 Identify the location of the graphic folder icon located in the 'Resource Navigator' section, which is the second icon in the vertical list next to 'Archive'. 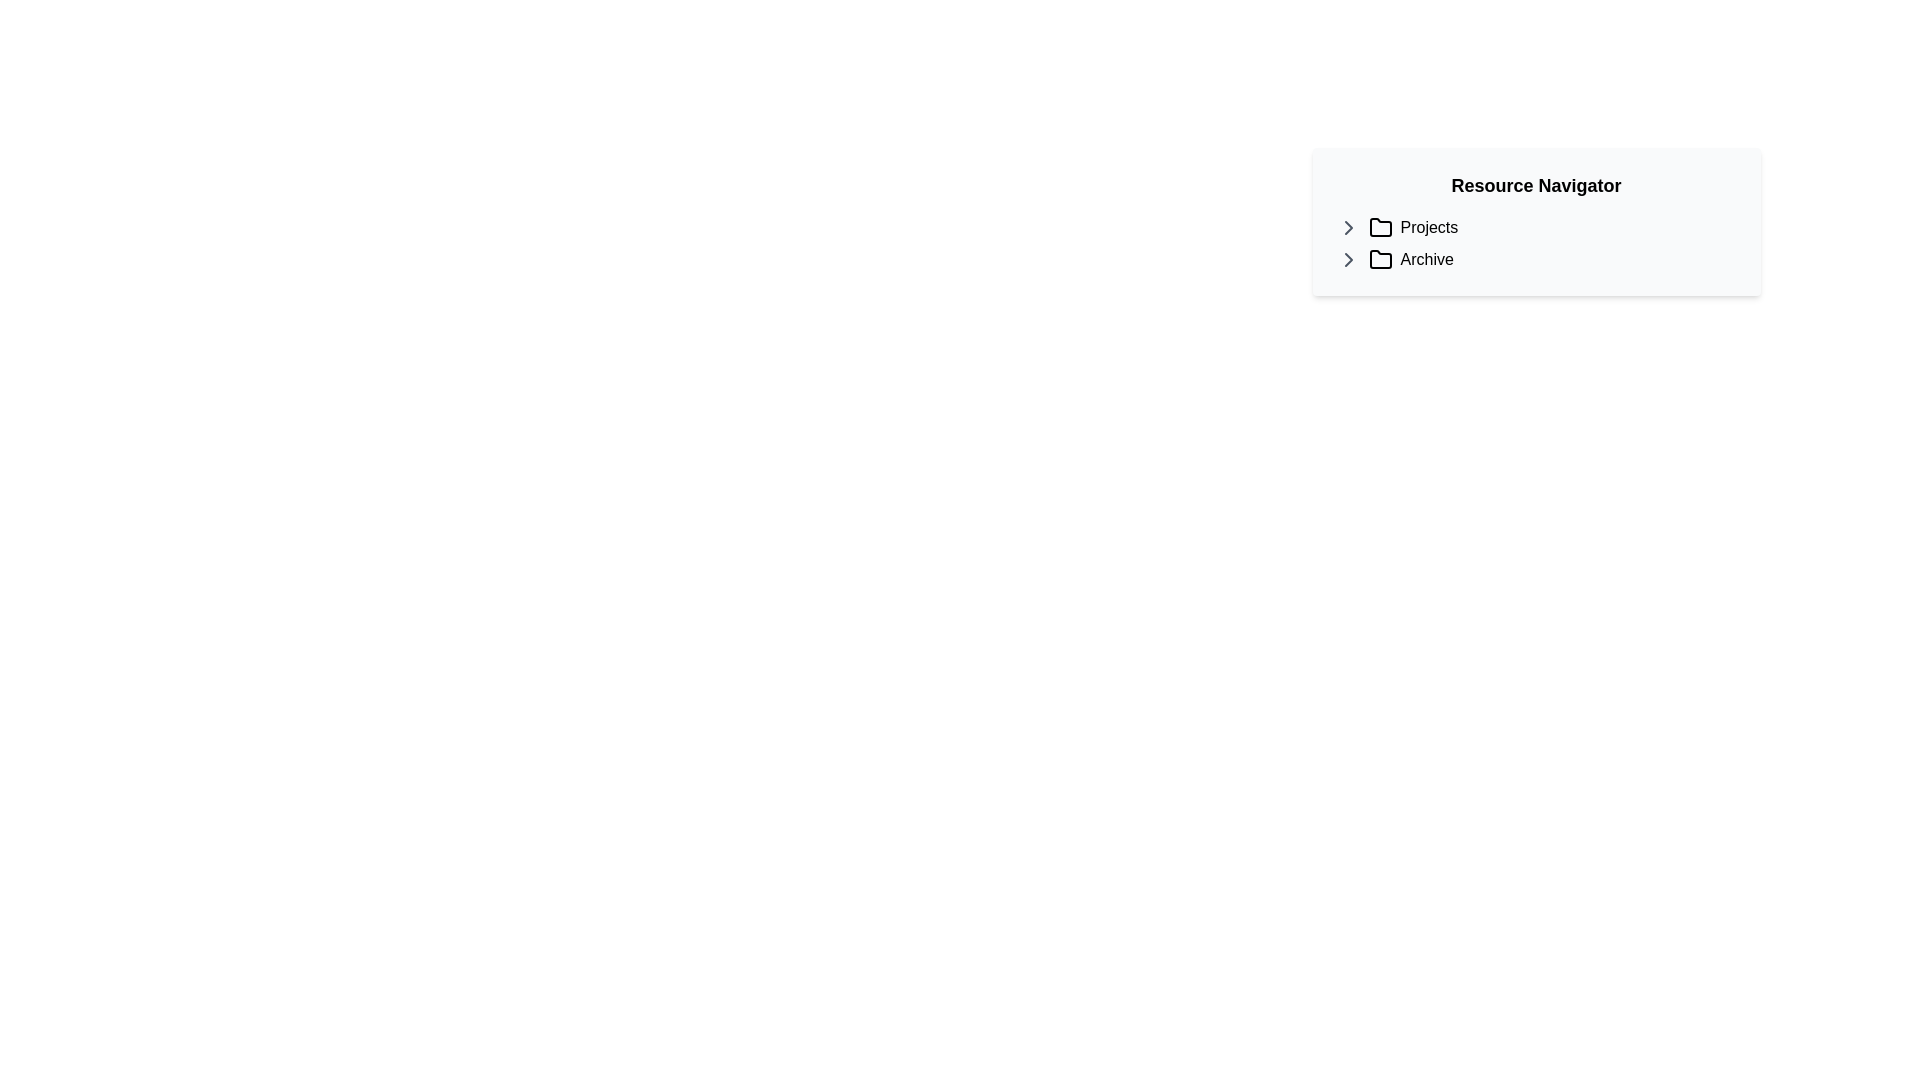
(1379, 226).